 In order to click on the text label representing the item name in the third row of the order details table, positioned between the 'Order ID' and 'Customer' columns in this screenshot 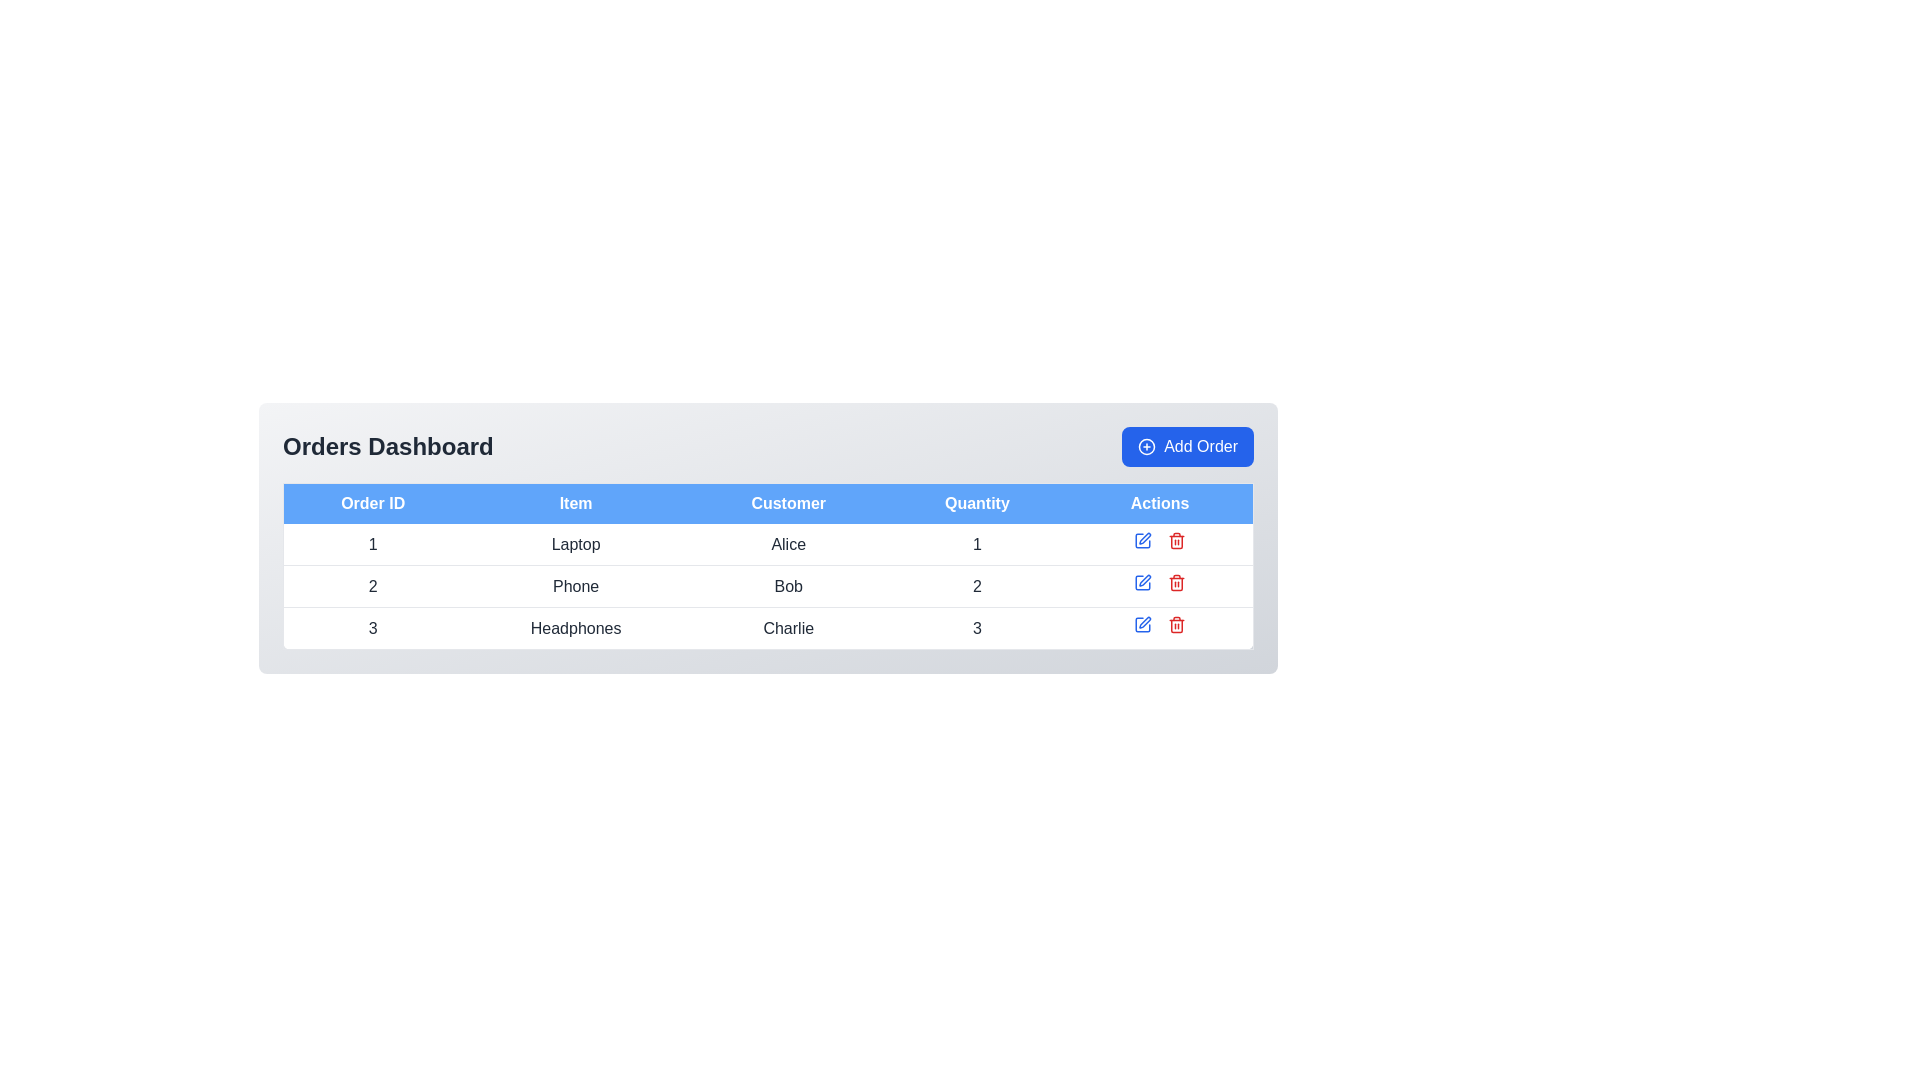, I will do `click(575, 627)`.